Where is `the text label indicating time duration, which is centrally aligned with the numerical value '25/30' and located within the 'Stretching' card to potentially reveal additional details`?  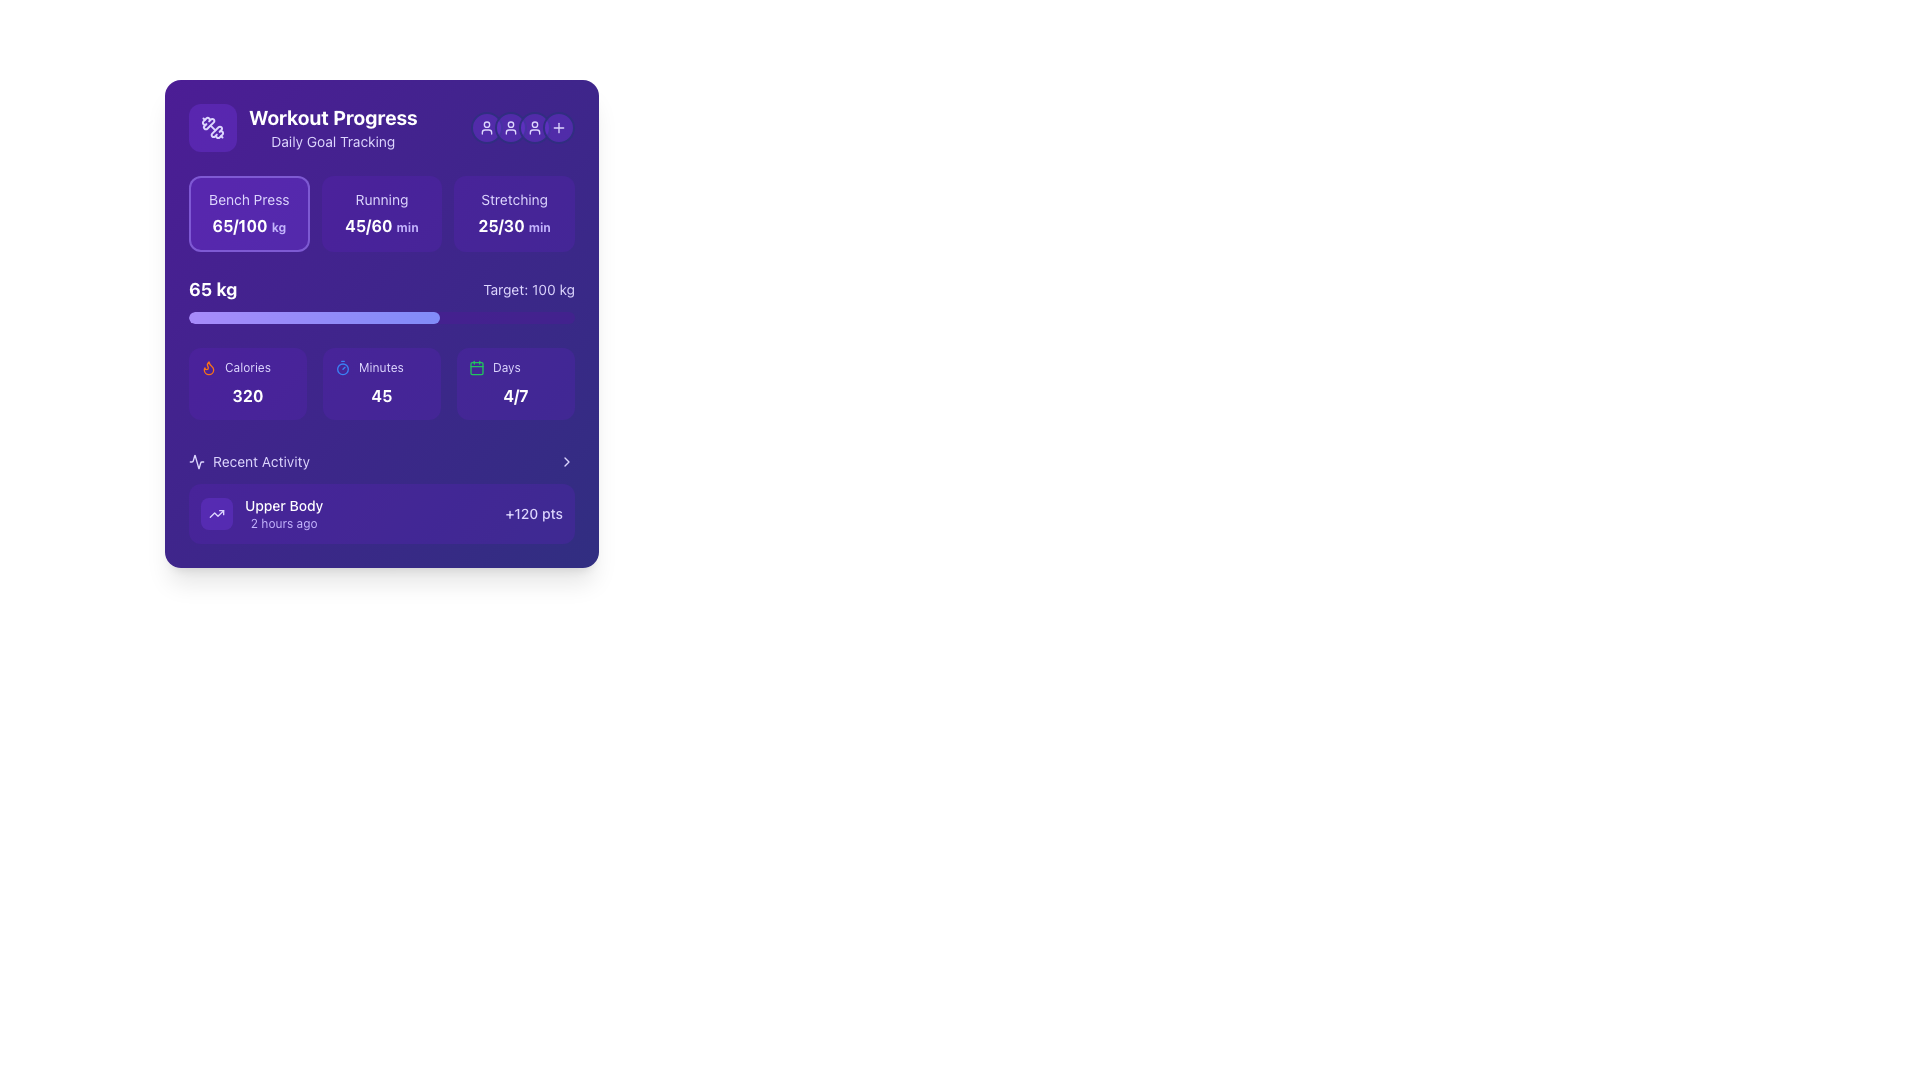
the text label indicating time duration, which is centrally aligned with the numerical value '25/30' and located within the 'Stretching' card to potentially reveal additional details is located at coordinates (539, 226).